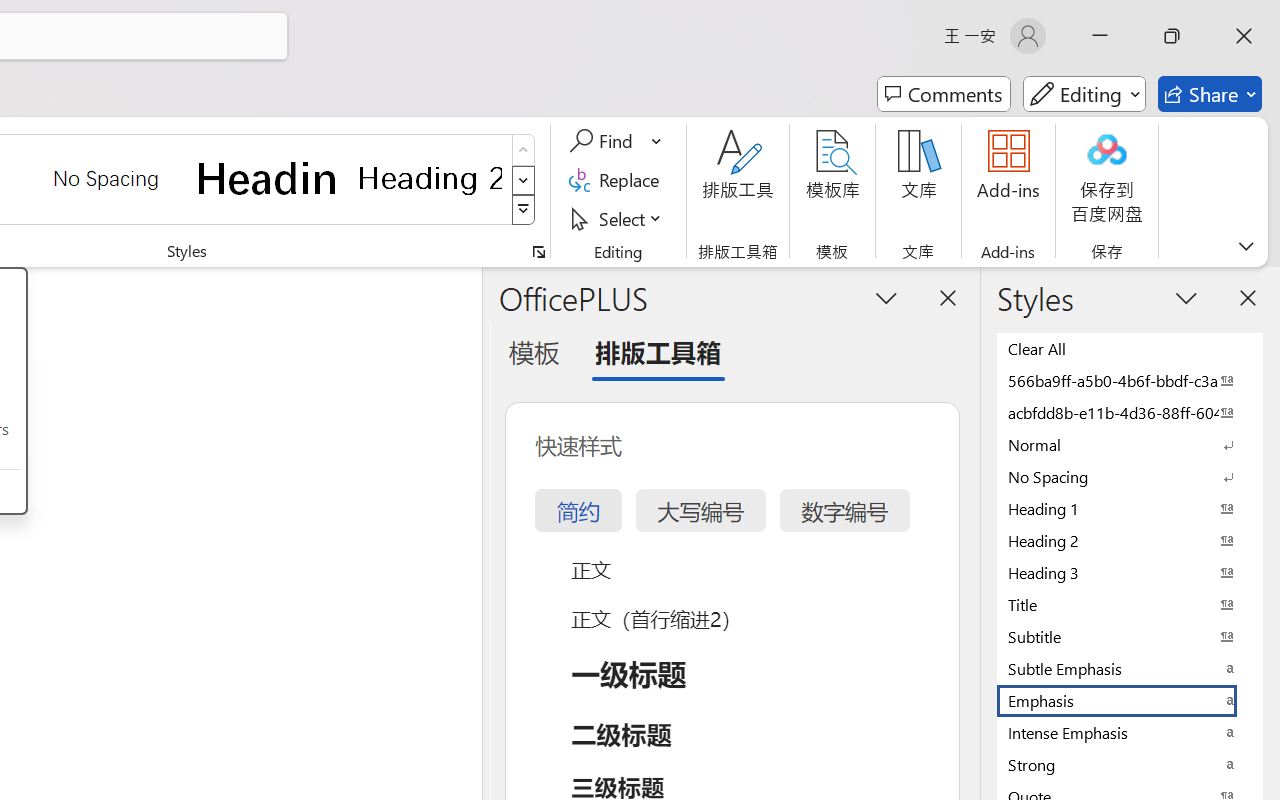 The width and height of the screenshot is (1280, 800). What do you see at coordinates (1099, 35) in the screenshot?
I see `'Minimize'` at bounding box center [1099, 35].